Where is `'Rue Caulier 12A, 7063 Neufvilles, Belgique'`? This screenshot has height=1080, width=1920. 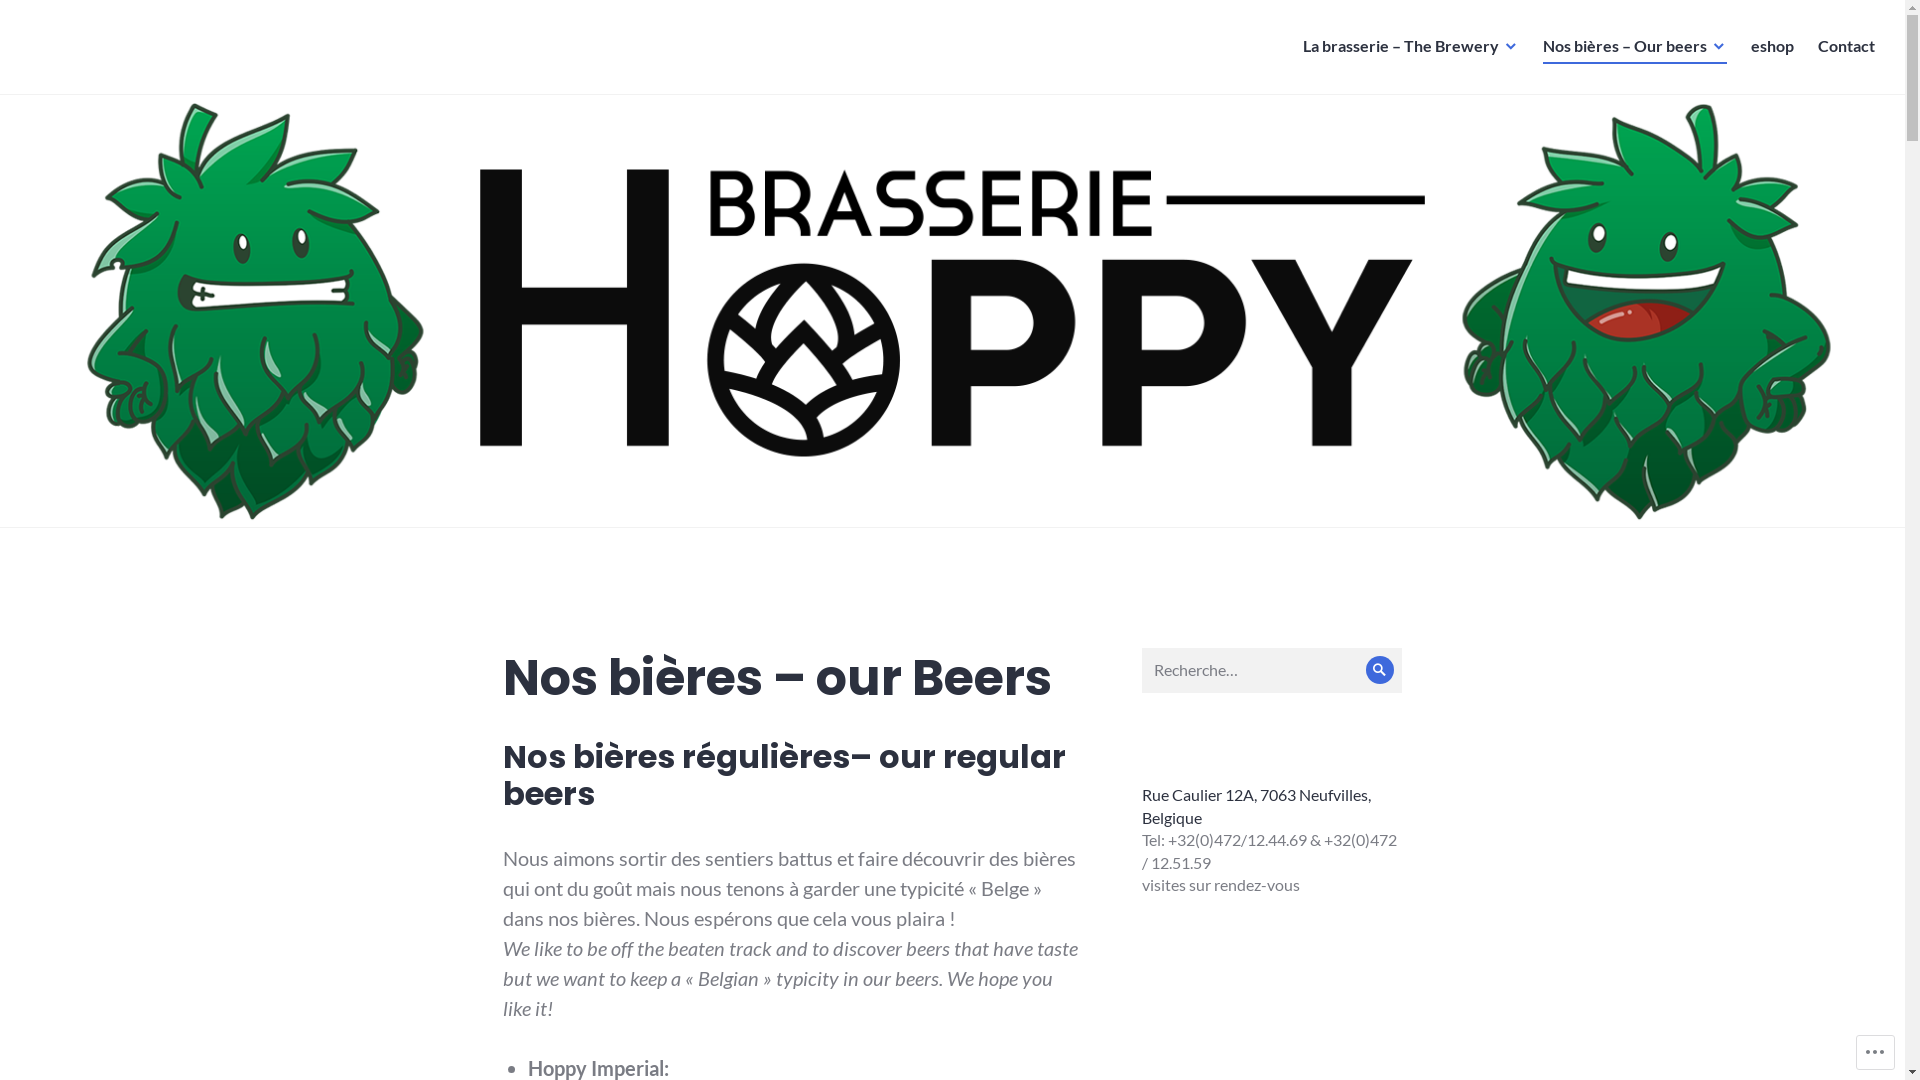 'Rue Caulier 12A, 7063 Neufvilles, Belgique' is located at coordinates (1255, 805).